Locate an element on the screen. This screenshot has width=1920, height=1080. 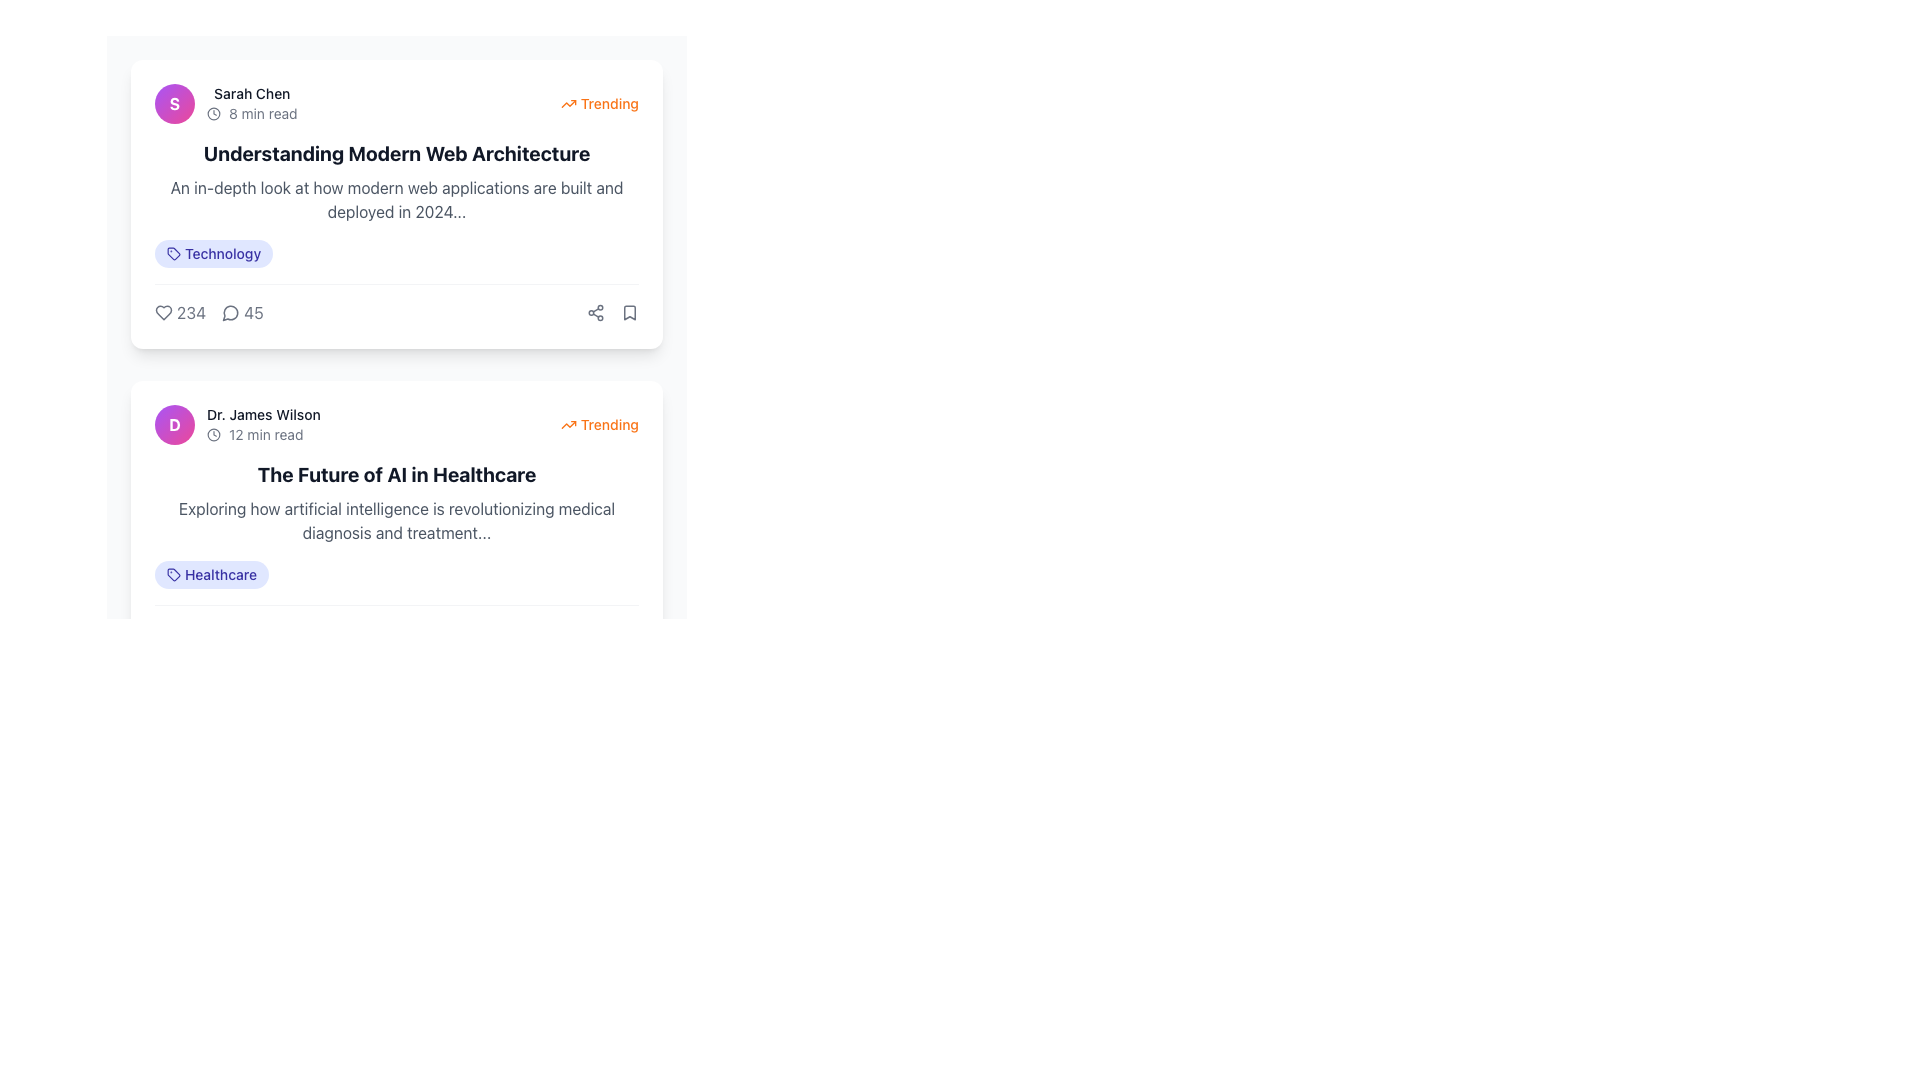
the label with an icon and text indicating that the article 'The Future of AI in Healthcare' by 'Dr. James Wilson' is currently popular, which is positioned on the right side of the content section is located at coordinates (598, 423).